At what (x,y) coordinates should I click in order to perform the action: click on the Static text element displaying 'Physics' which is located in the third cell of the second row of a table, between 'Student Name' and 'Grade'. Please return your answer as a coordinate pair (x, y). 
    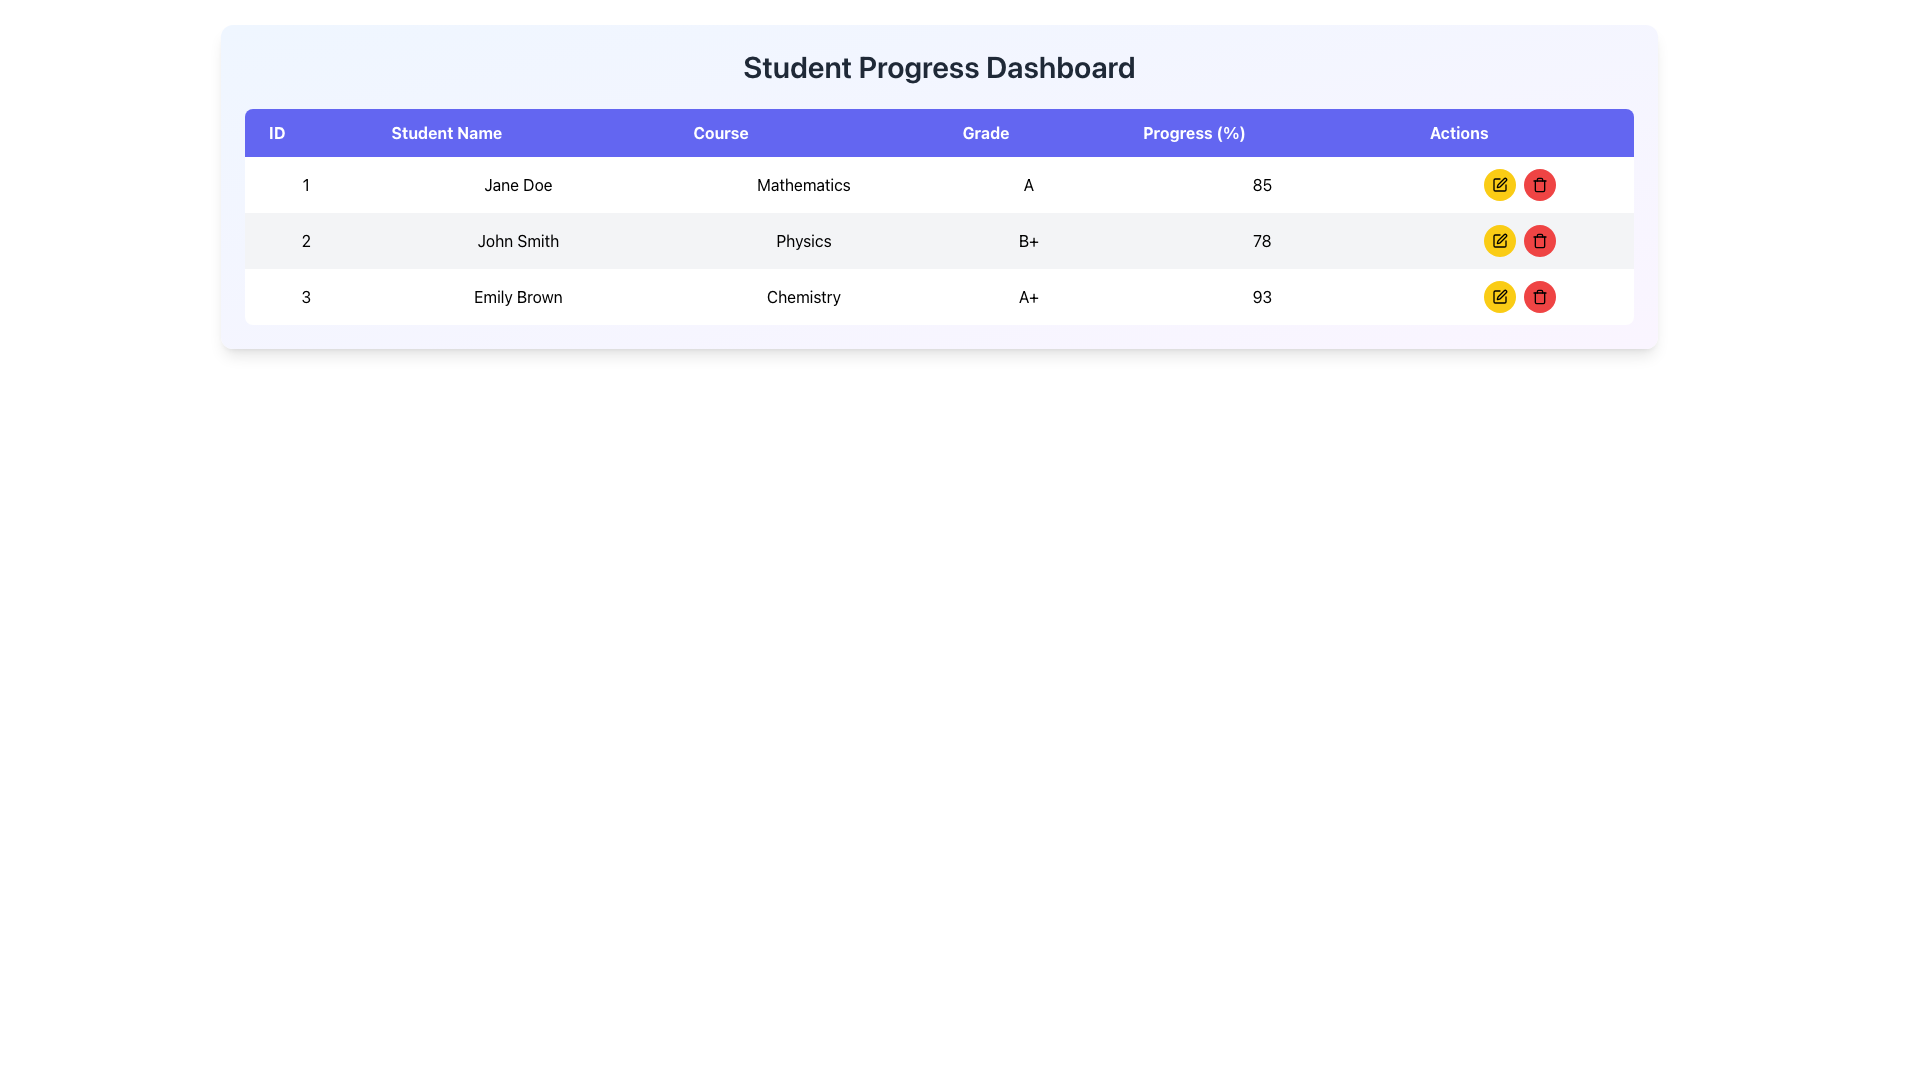
    Looking at the image, I should click on (804, 239).